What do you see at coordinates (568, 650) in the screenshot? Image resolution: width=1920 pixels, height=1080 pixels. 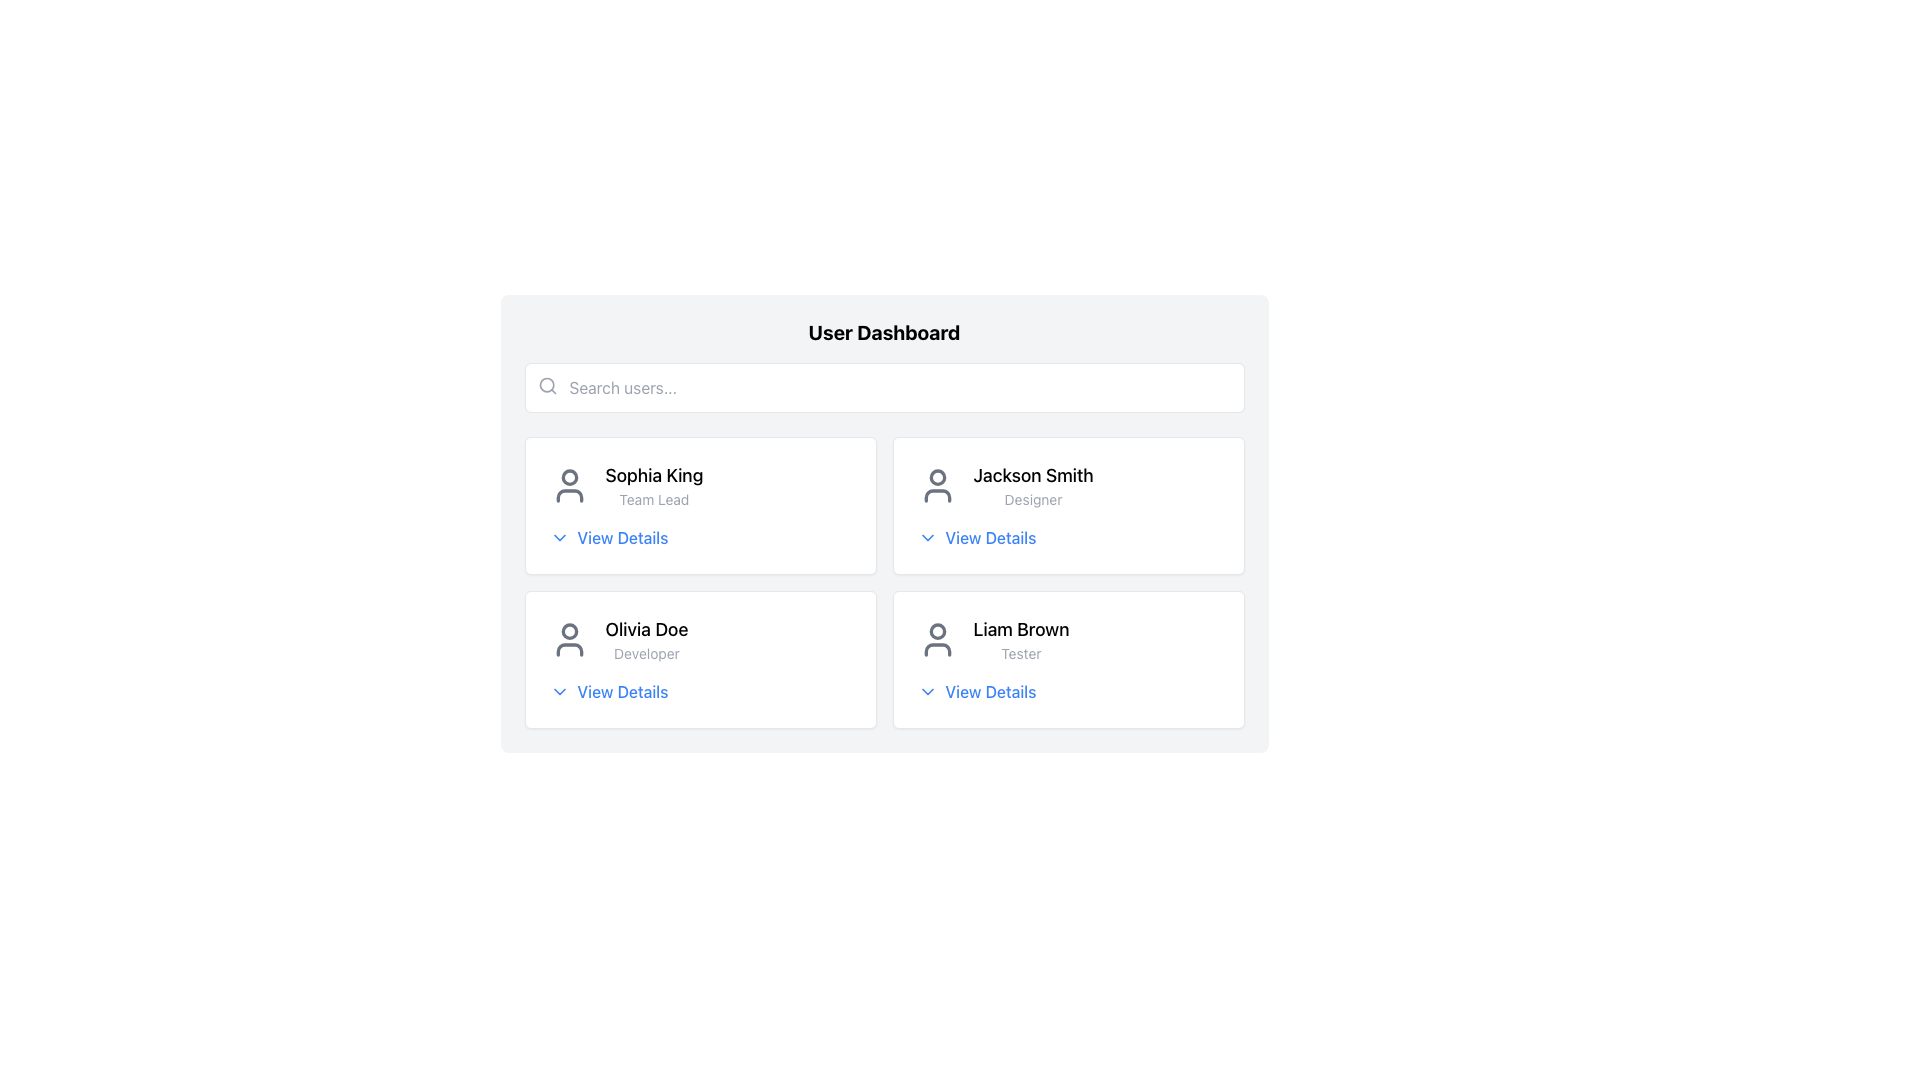 I see `the torso outline segment of the user avatar icon located in the bottom left block of the dashboard interface next to the name 'Olivia Doe' and their role 'Developer'` at bounding box center [568, 650].